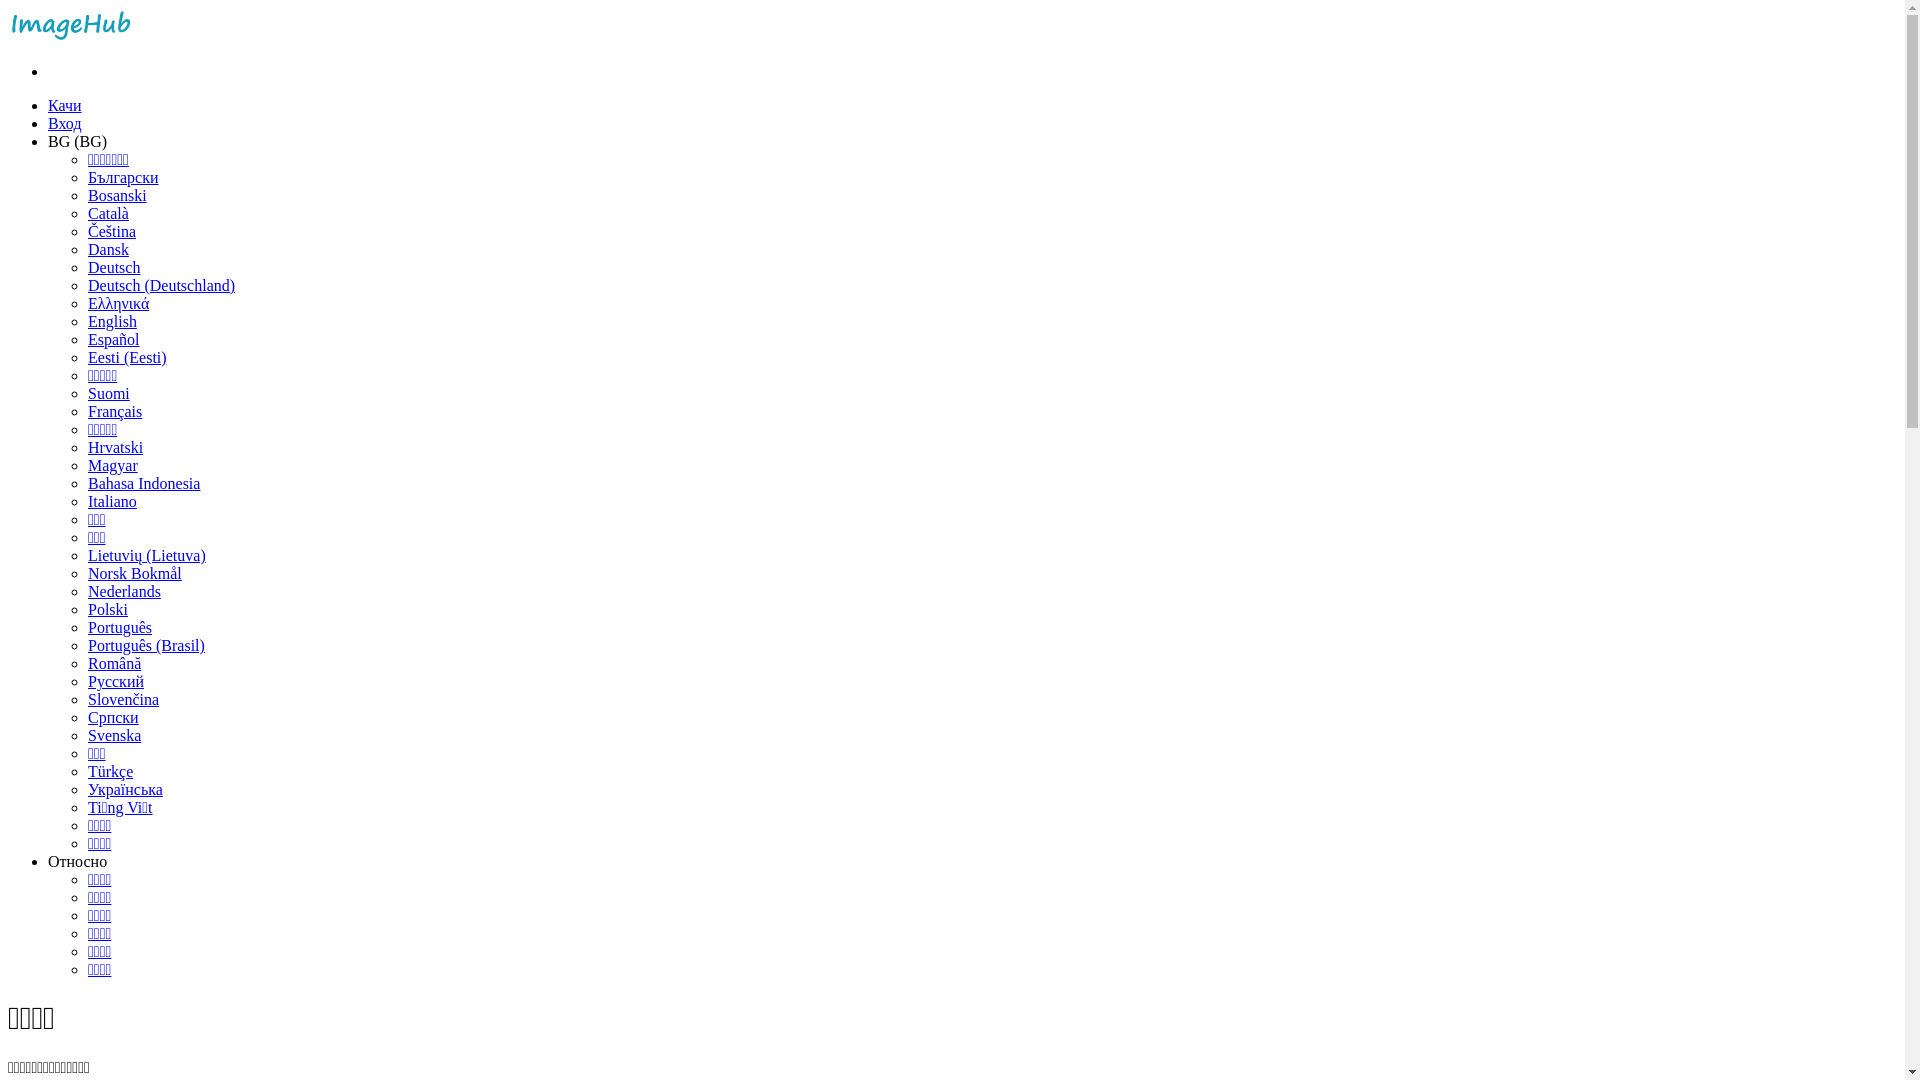 The width and height of the screenshot is (1920, 1080). What do you see at coordinates (116, 195) in the screenshot?
I see `'Bosanski'` at bounding box center [116, 195].